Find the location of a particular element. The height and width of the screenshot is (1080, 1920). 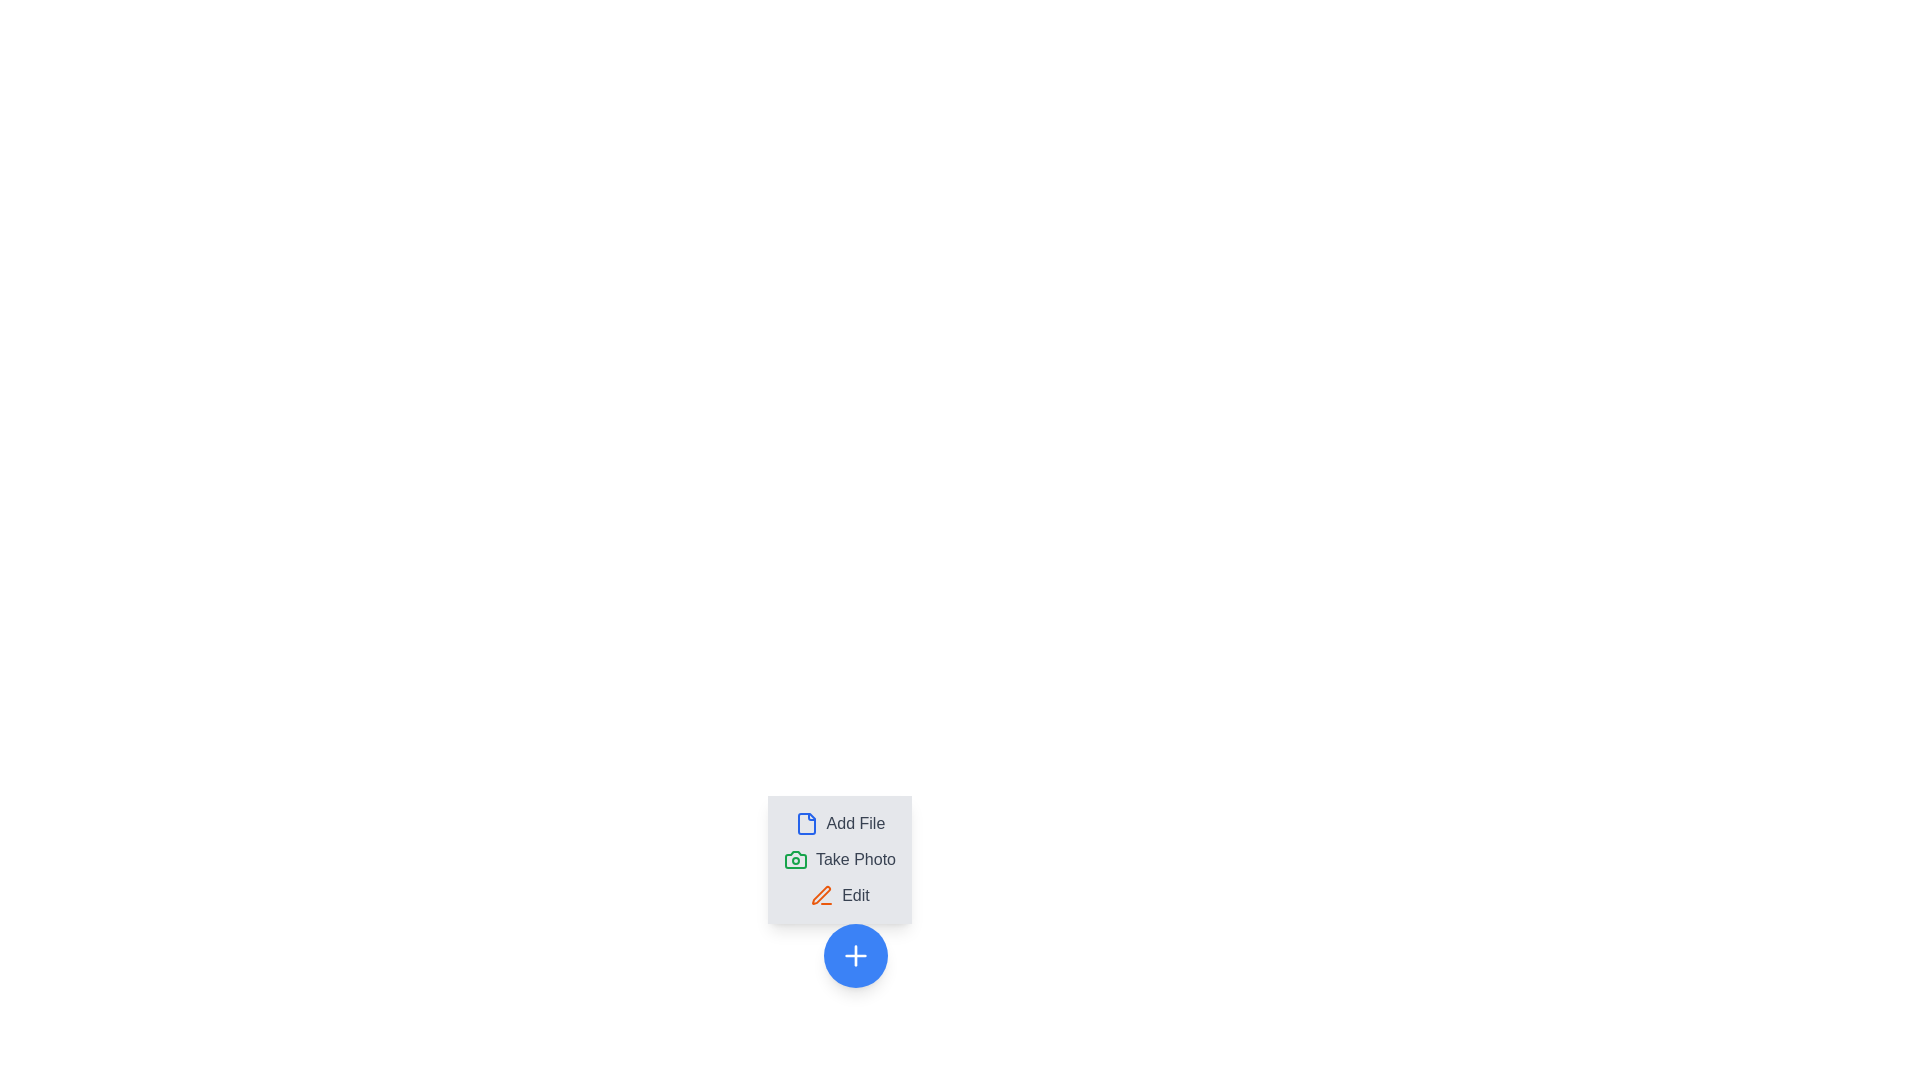

the blue file icon located at the start of the horizontal layout next to the 'Add File' label is located at coordinates (806, 824).